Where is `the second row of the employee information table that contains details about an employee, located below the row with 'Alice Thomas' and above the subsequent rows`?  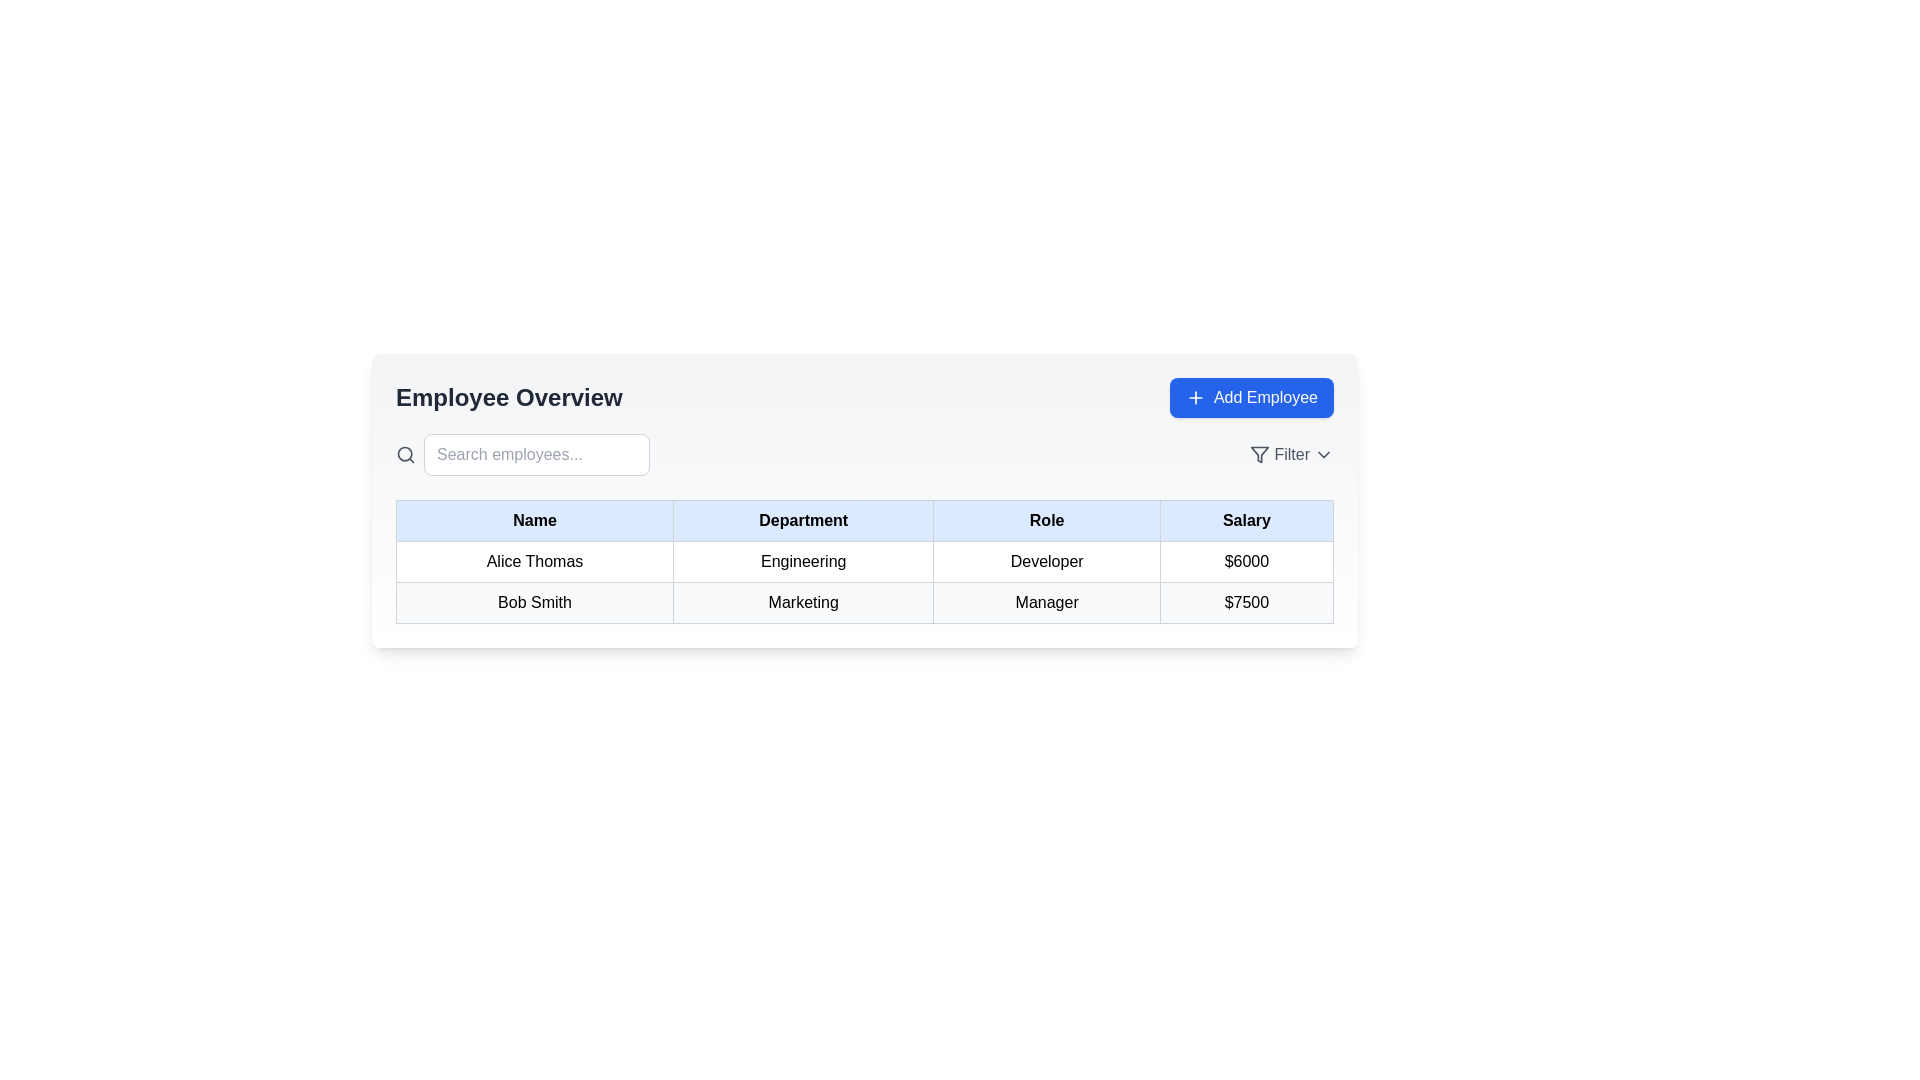
the second row of the employee information table that contains details about an employee, located below the row with 'Alice Thomas' and above the subsequent rows is located at coordinates (864, 601).